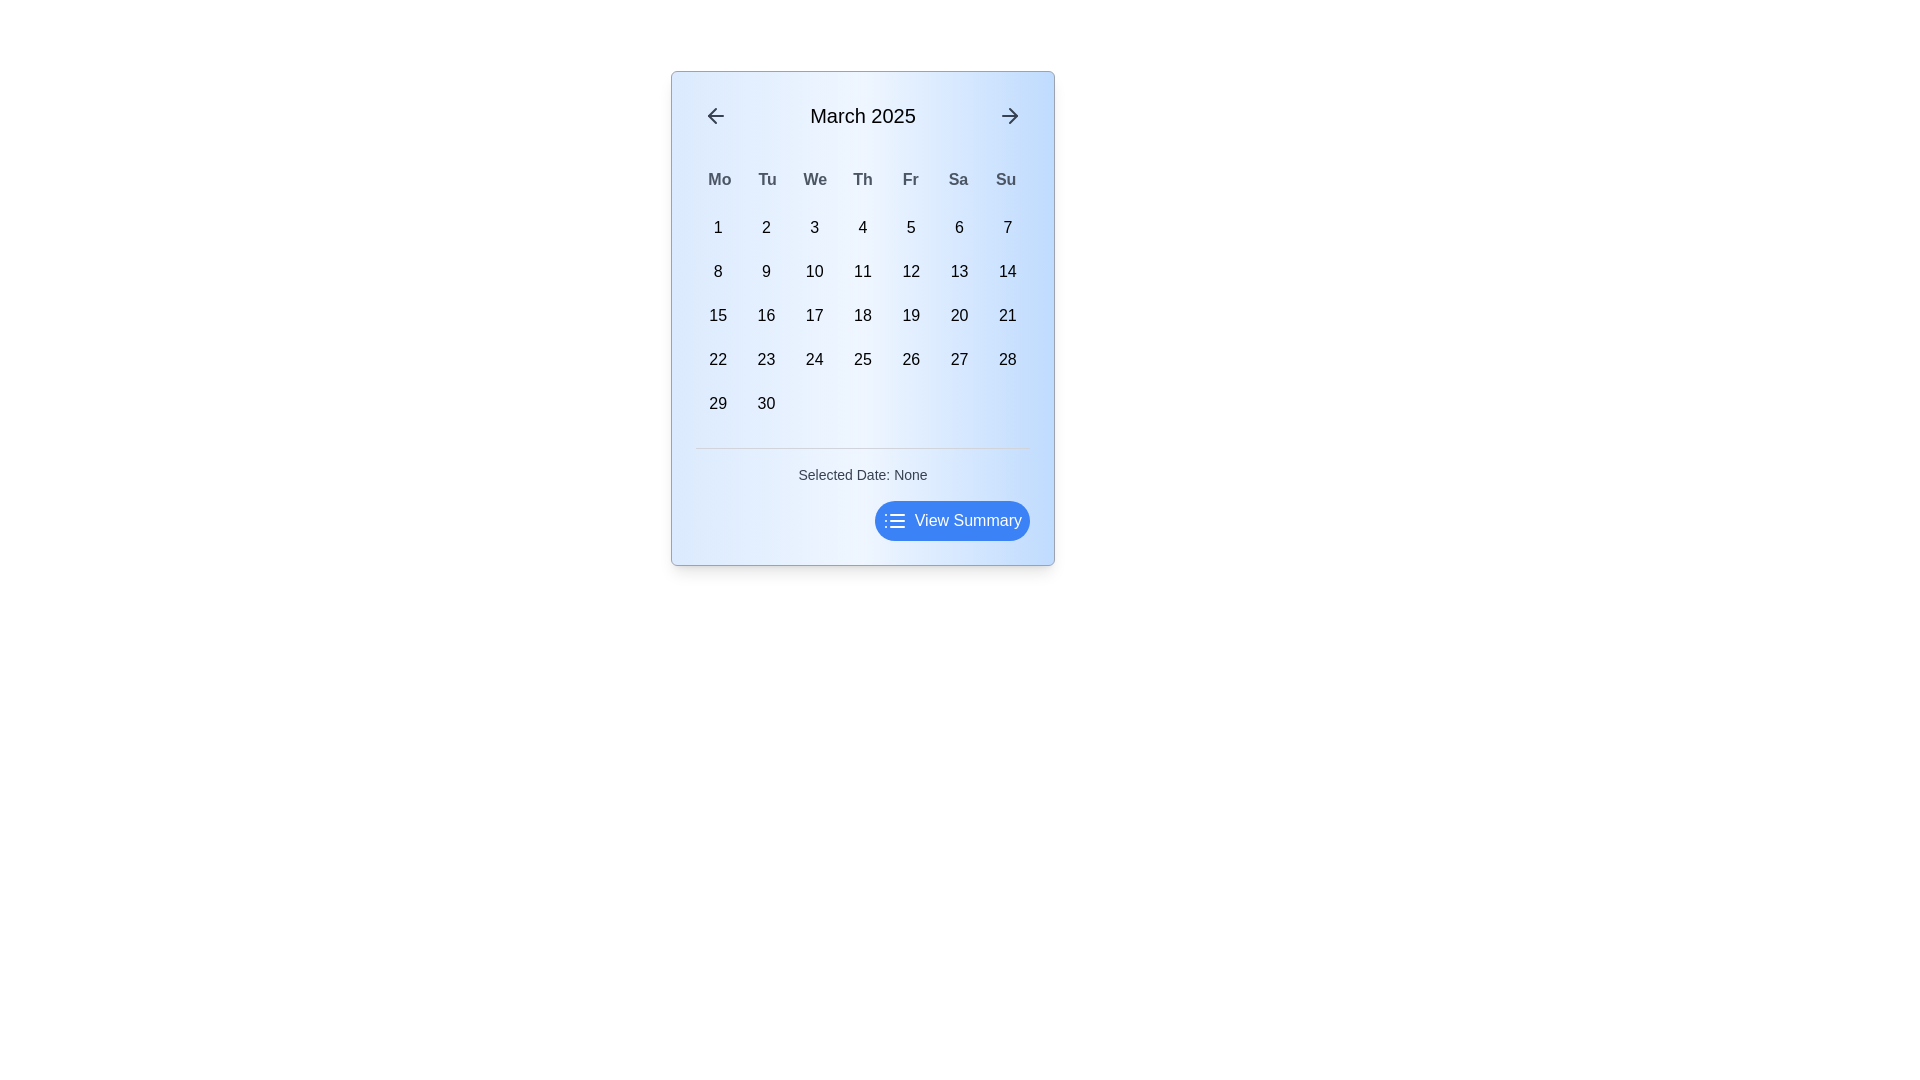 Image resolution: width=1920 pixels, height=1080 pixels. Describe the element at coordinates (910, 272) in the screenshot. I see `the rounded button labeled '12' in the calendar for March 2025` at that location.